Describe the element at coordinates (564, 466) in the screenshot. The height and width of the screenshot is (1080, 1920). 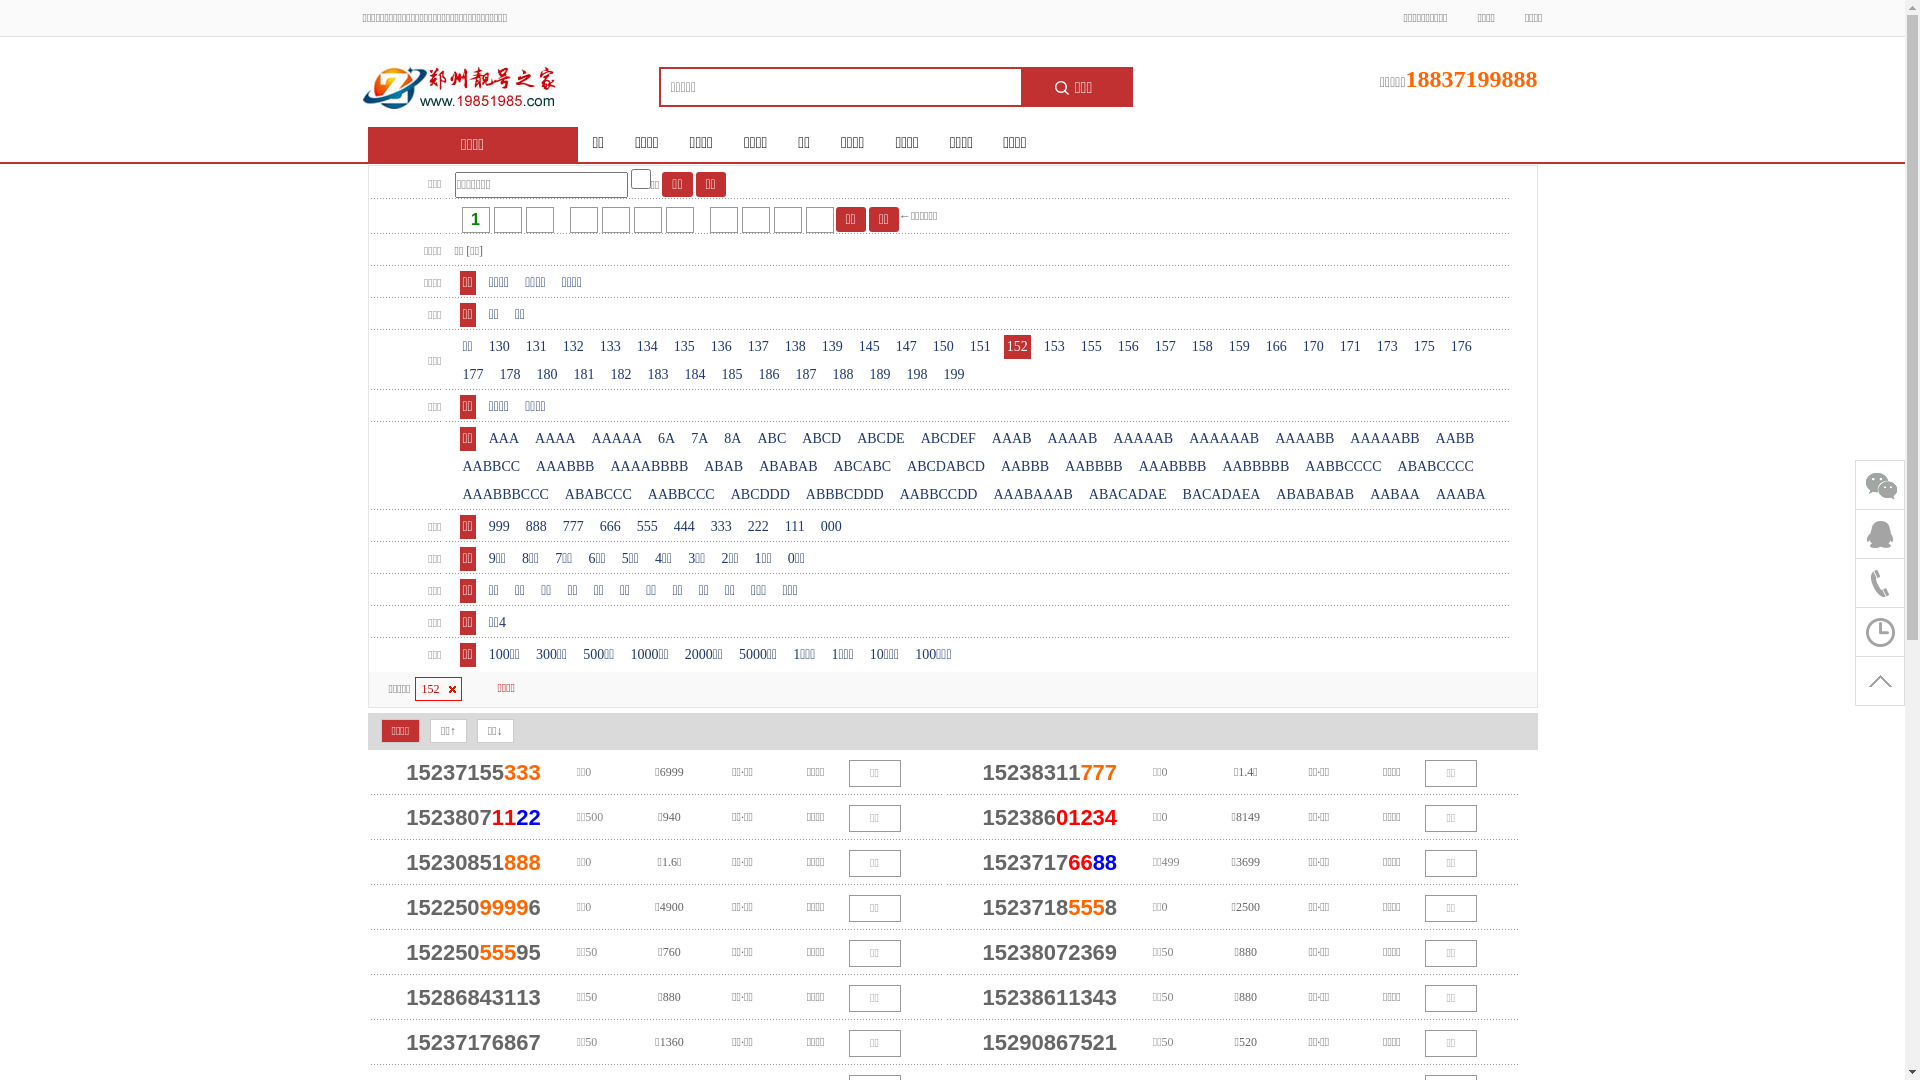
I see `'AAABBB'` at that location.